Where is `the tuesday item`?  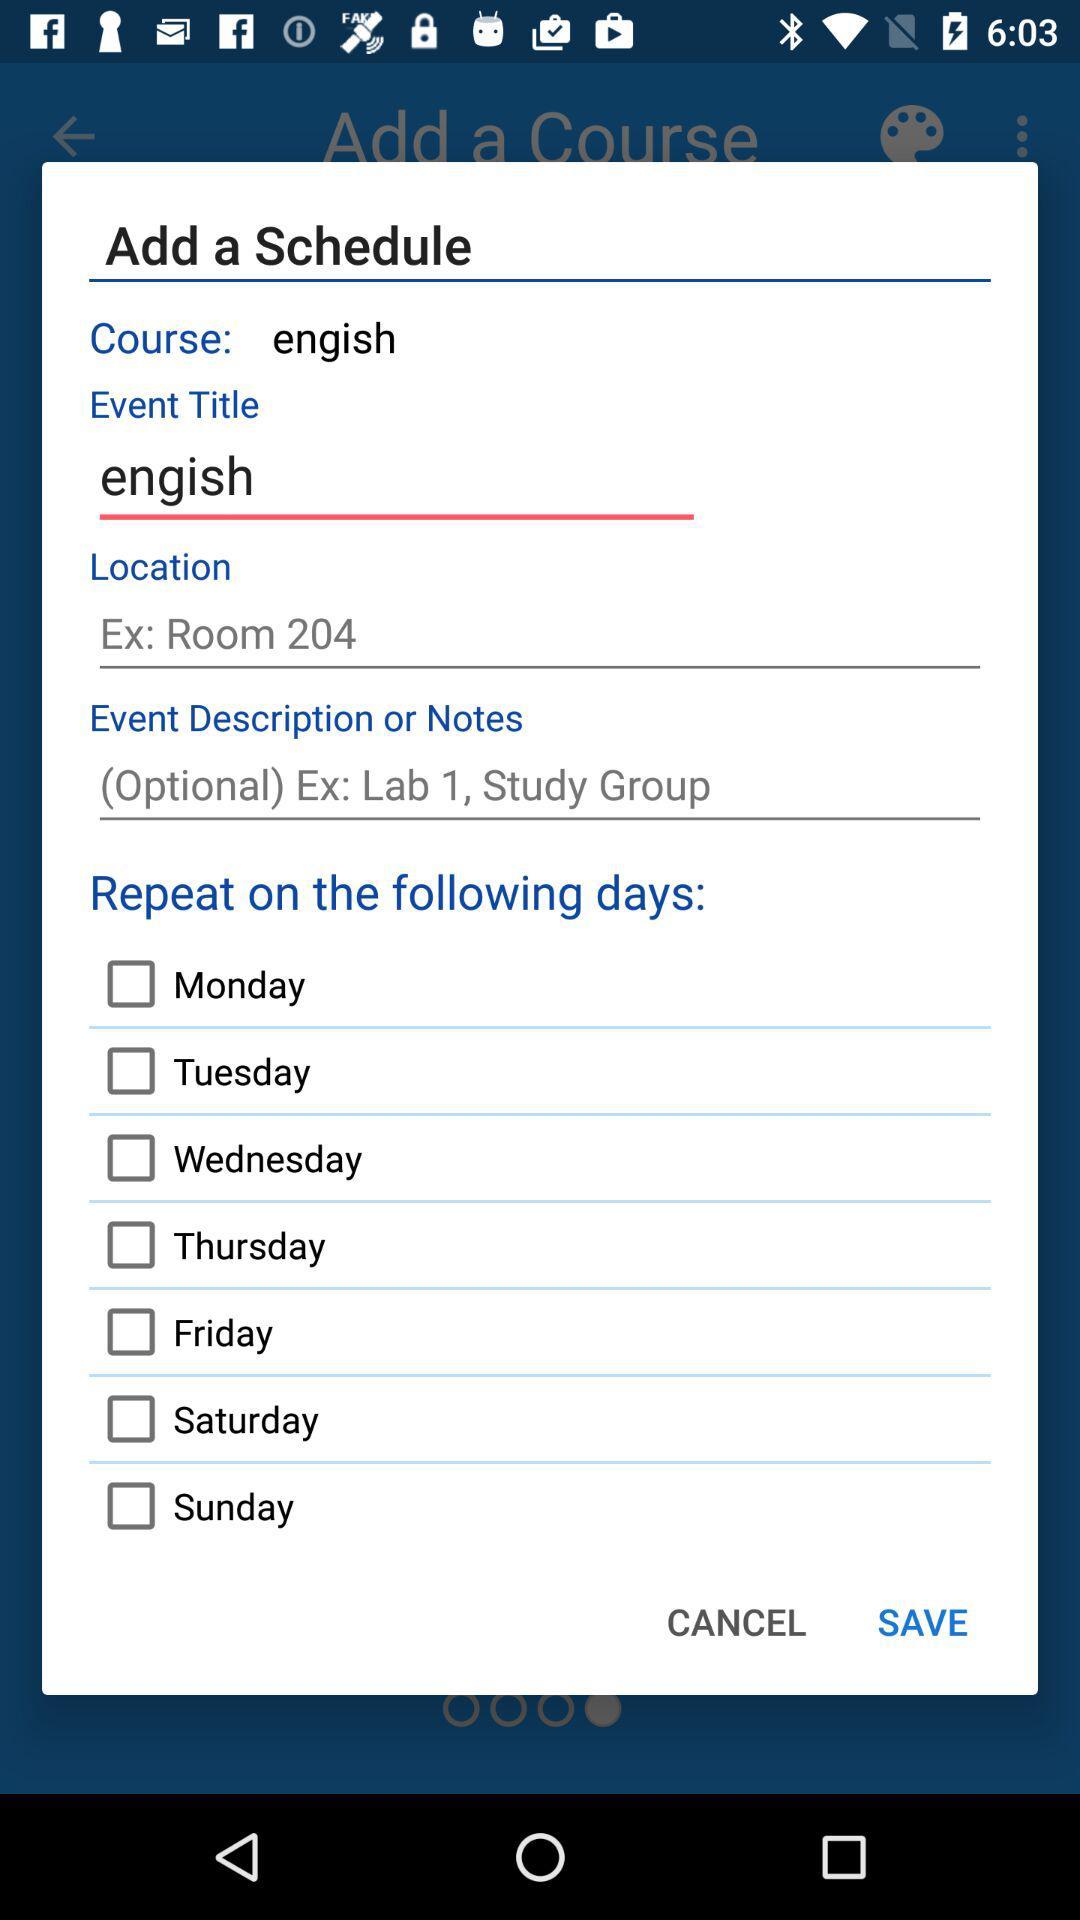
the tuesday item is located at coordinates (199, 1069).